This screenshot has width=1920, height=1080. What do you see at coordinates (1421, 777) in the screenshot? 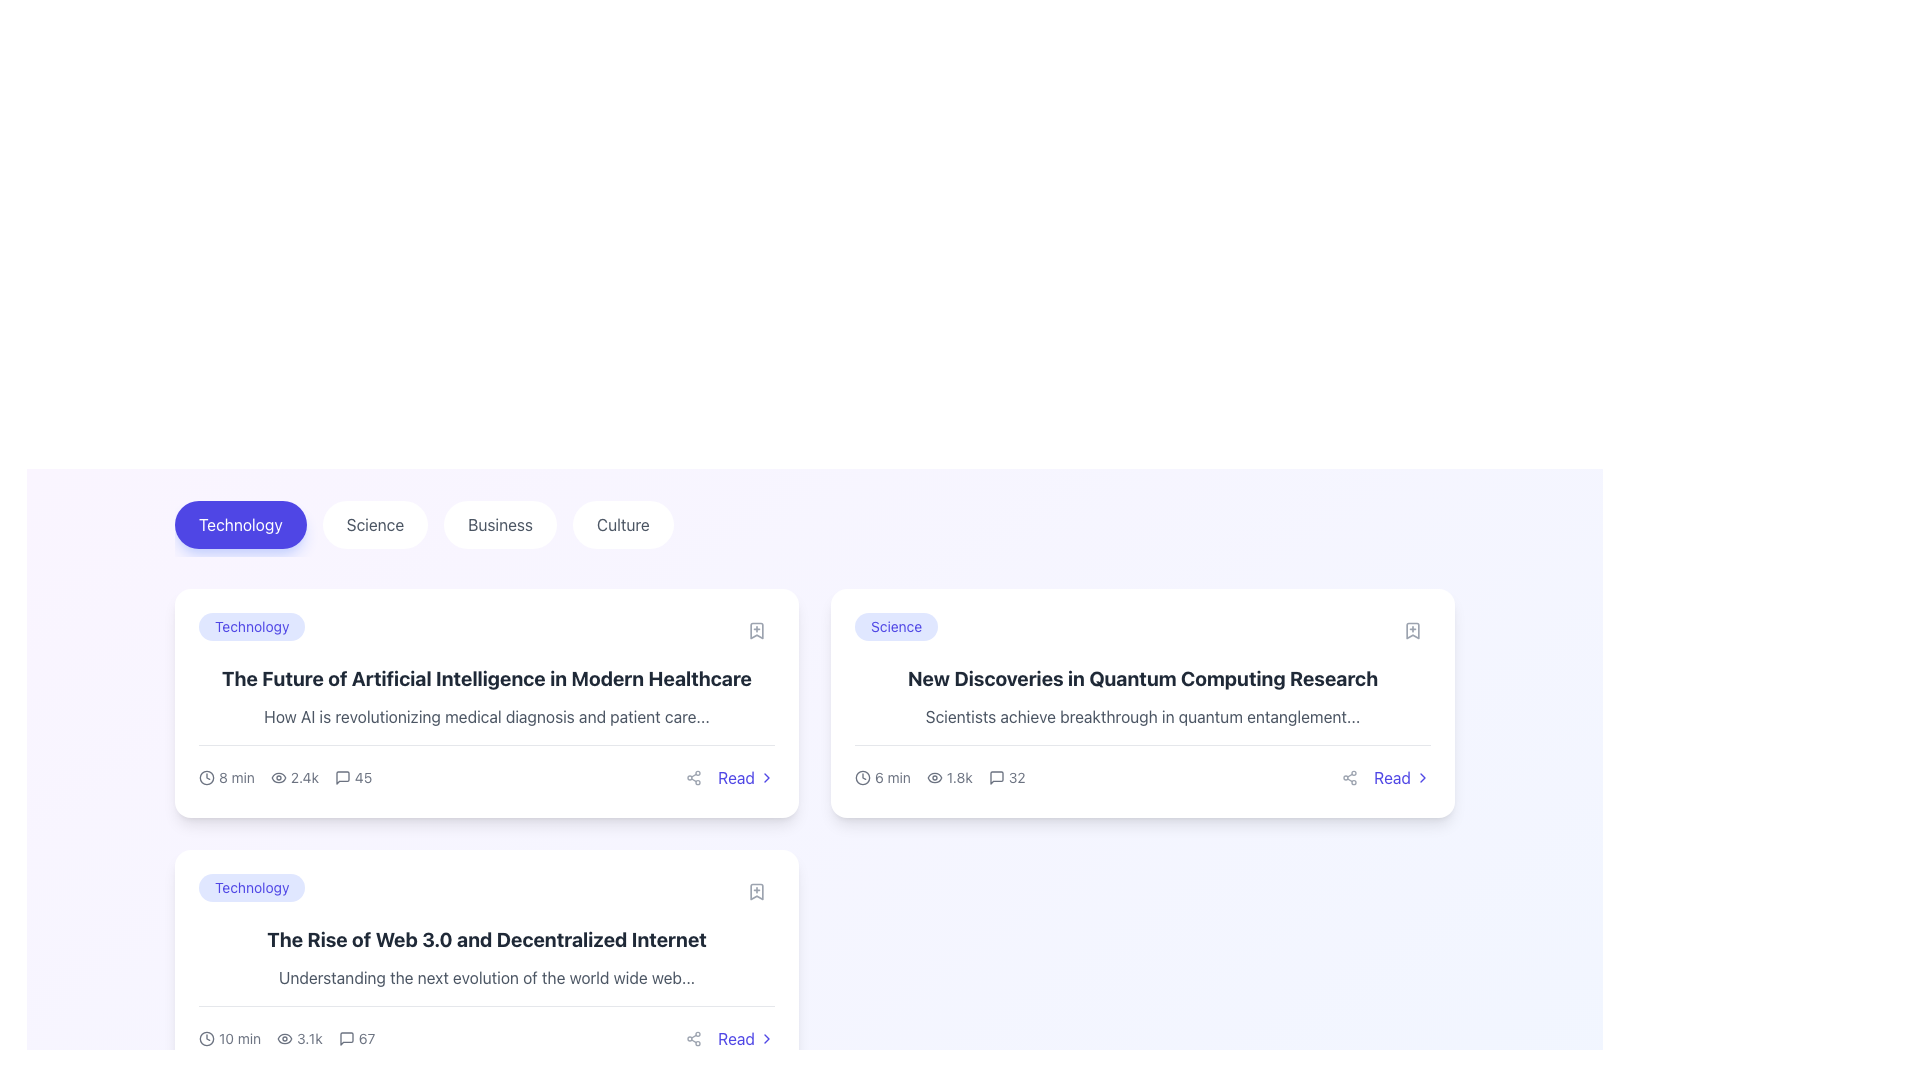
I see `the right-pointing chevron icon adjacent to the 'Read' text` at bounding box center [1421, 777].